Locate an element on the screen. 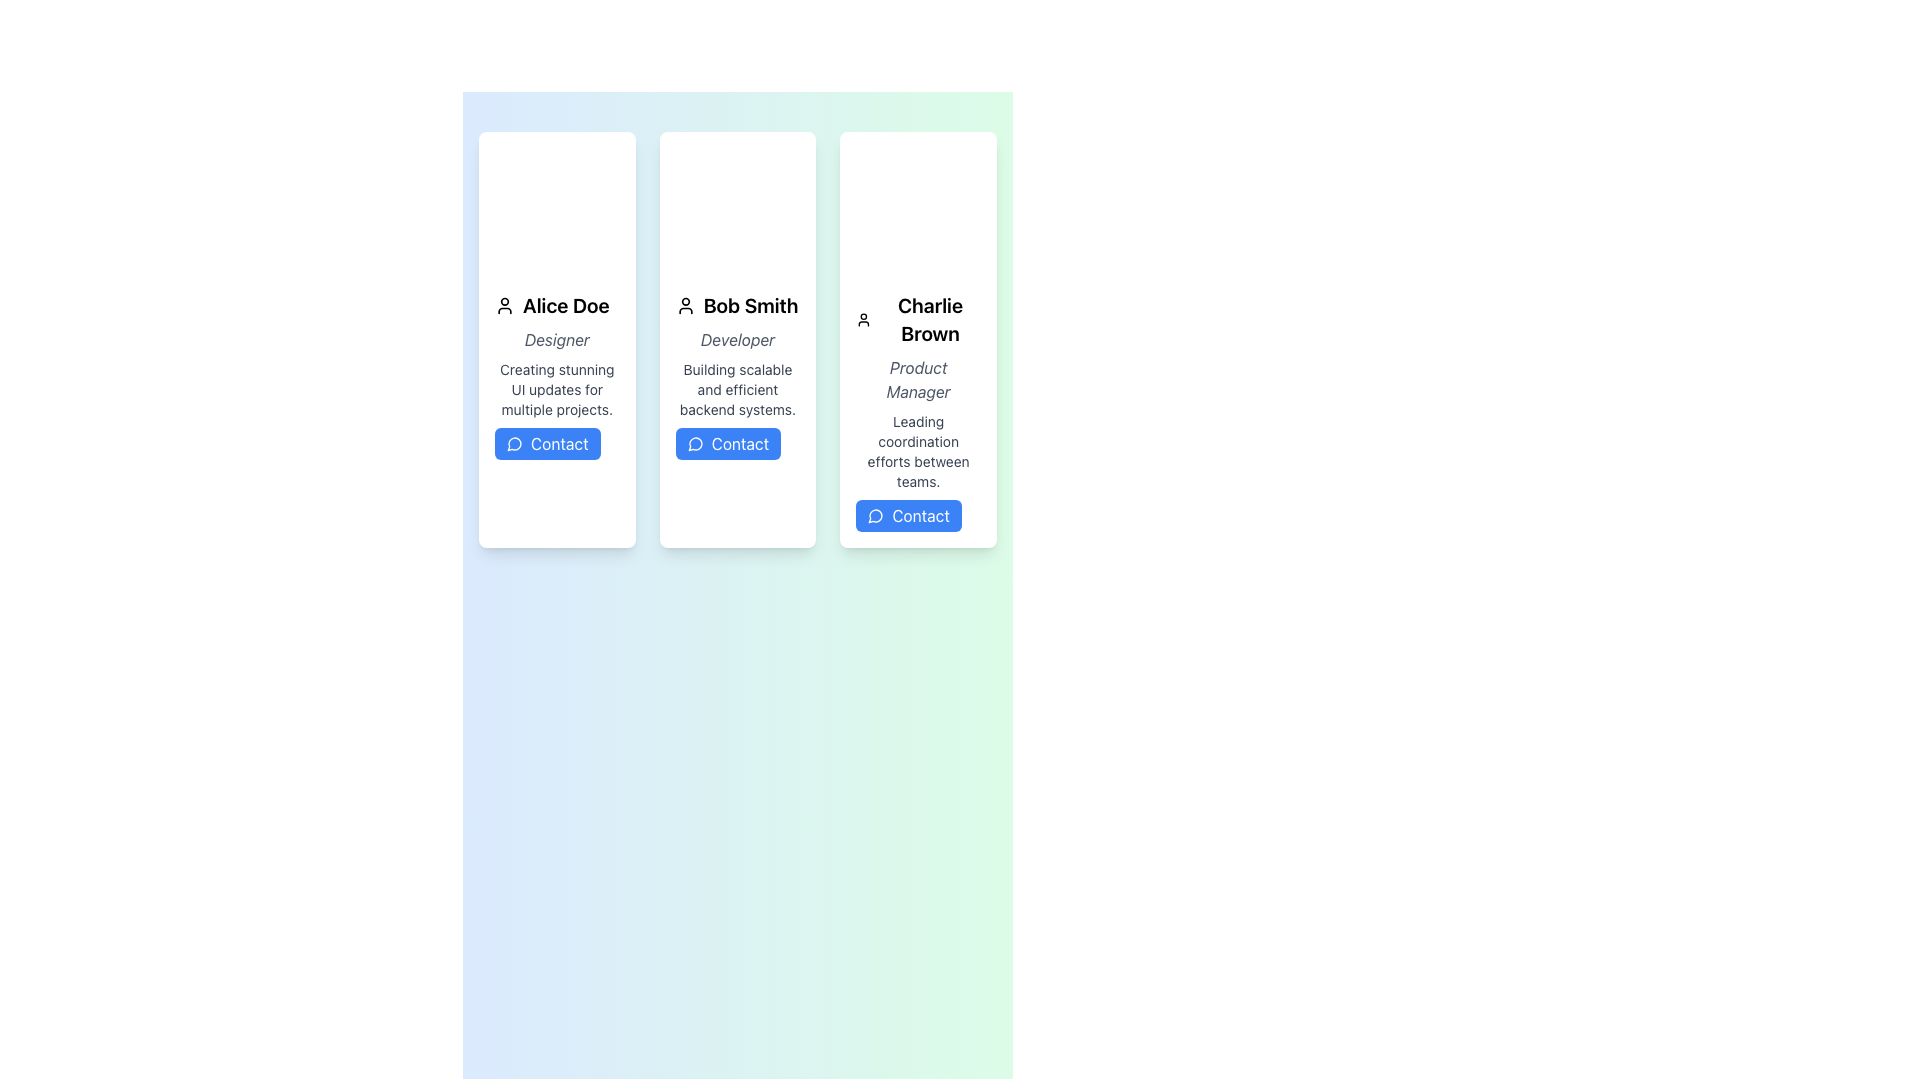 The image size is (1920, 1080). the circular speech bubble icon that is part of the 'Contact' button located at the bottom of the card labeled 'Alice Doe' is located at coordinates (514, 442).